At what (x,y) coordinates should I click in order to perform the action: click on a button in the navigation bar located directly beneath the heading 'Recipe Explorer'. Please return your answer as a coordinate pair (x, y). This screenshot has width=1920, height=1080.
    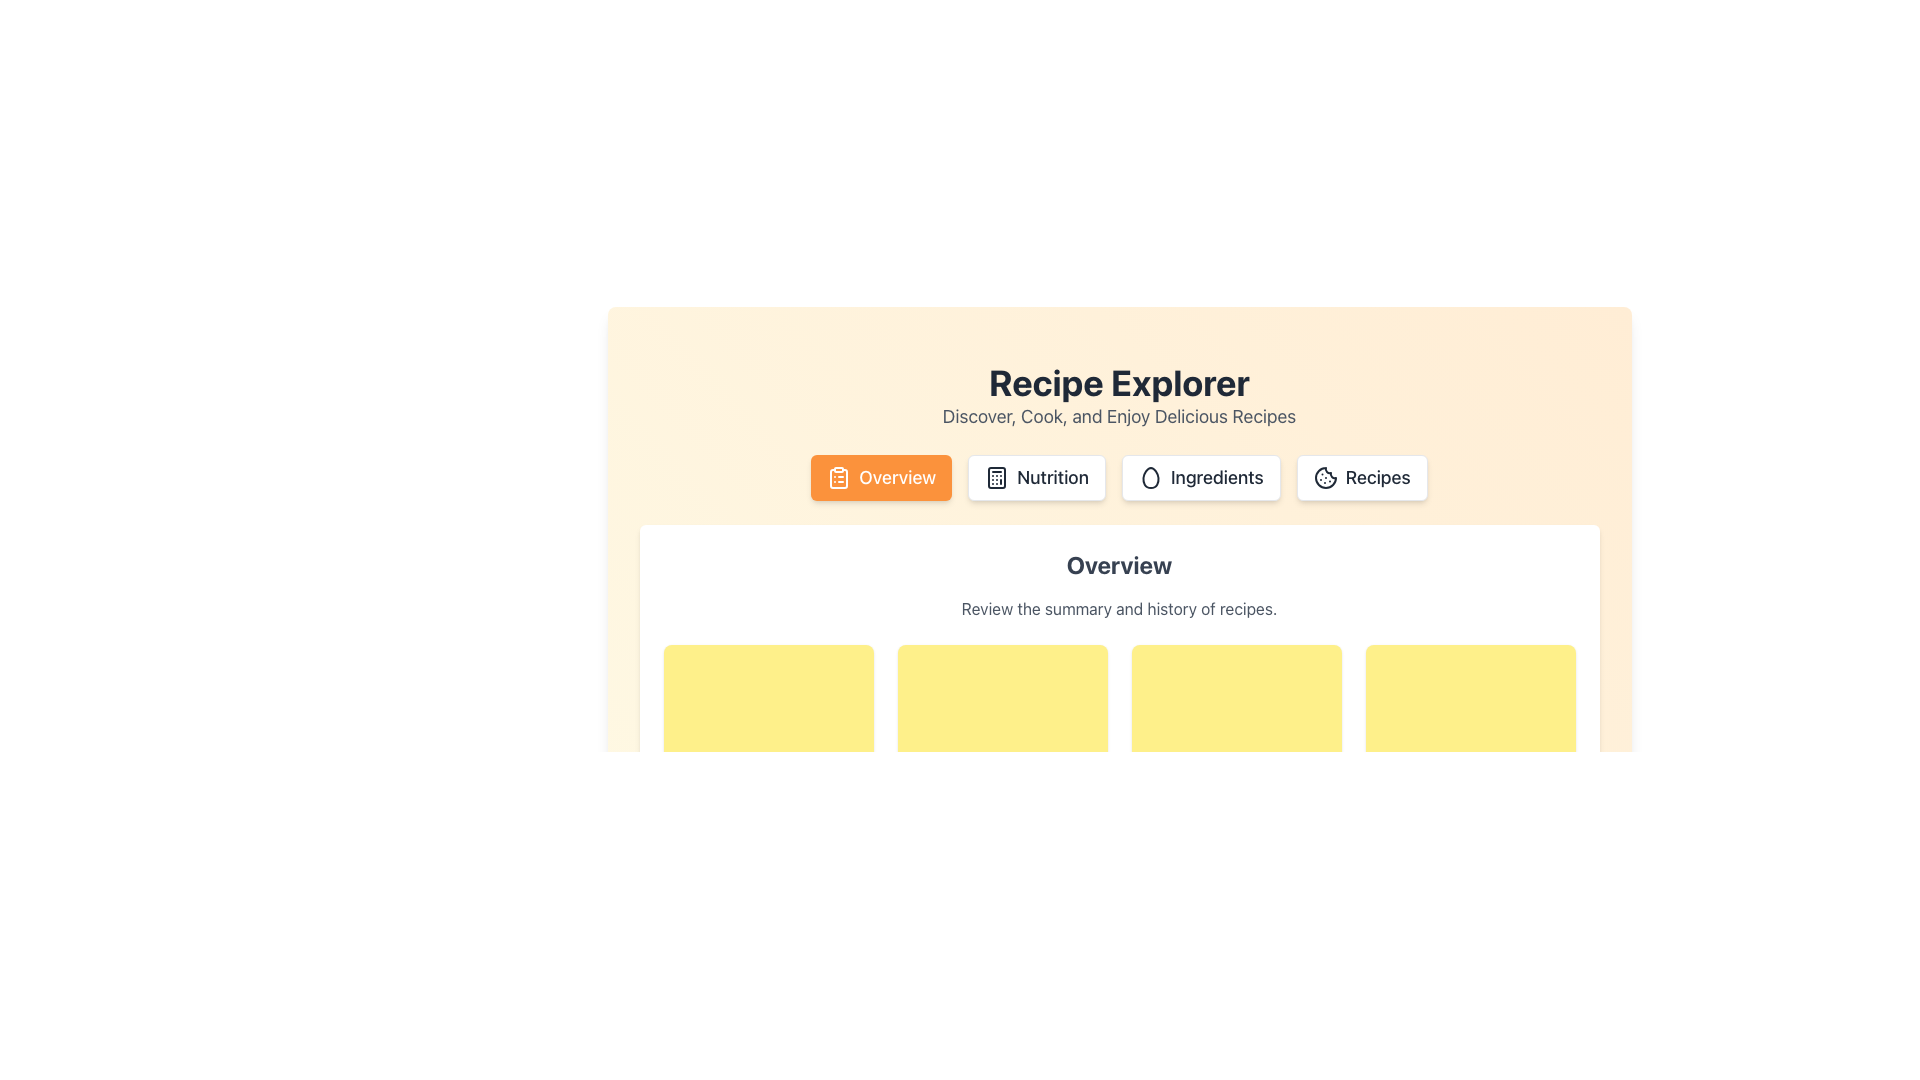
    Looking at the image, I should click on (1118, 478).